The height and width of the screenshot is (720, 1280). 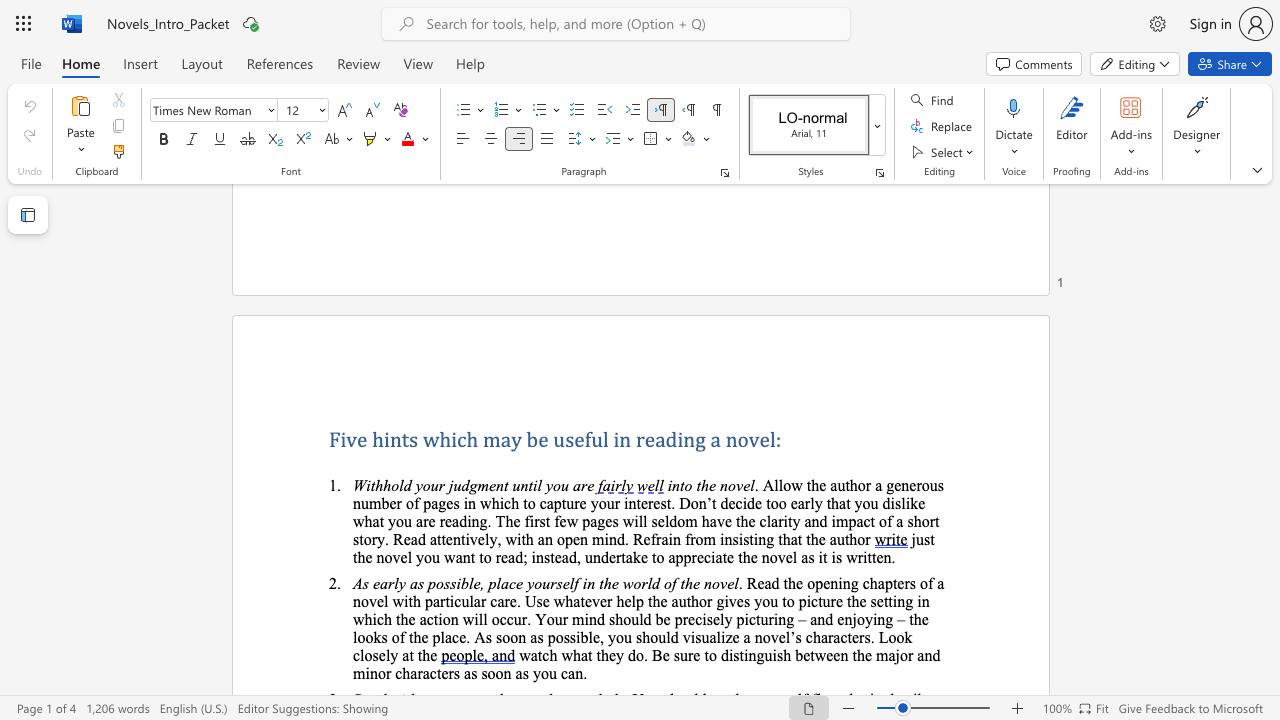 What do you see at coordinates (884, 618) in the screenshot?
I see `the subset text "g – the looks of the p" within the text ". Read the opening chapters of a novel with particular care. Use whatever help the author gives you to picture the setting in which the action will occur. Your mind should be precisely picturing – and enjoying – the looks of the place. As soon as possible, you should visualize a novel’s characters. Look closely at the"` at bounding box center [884, 618].